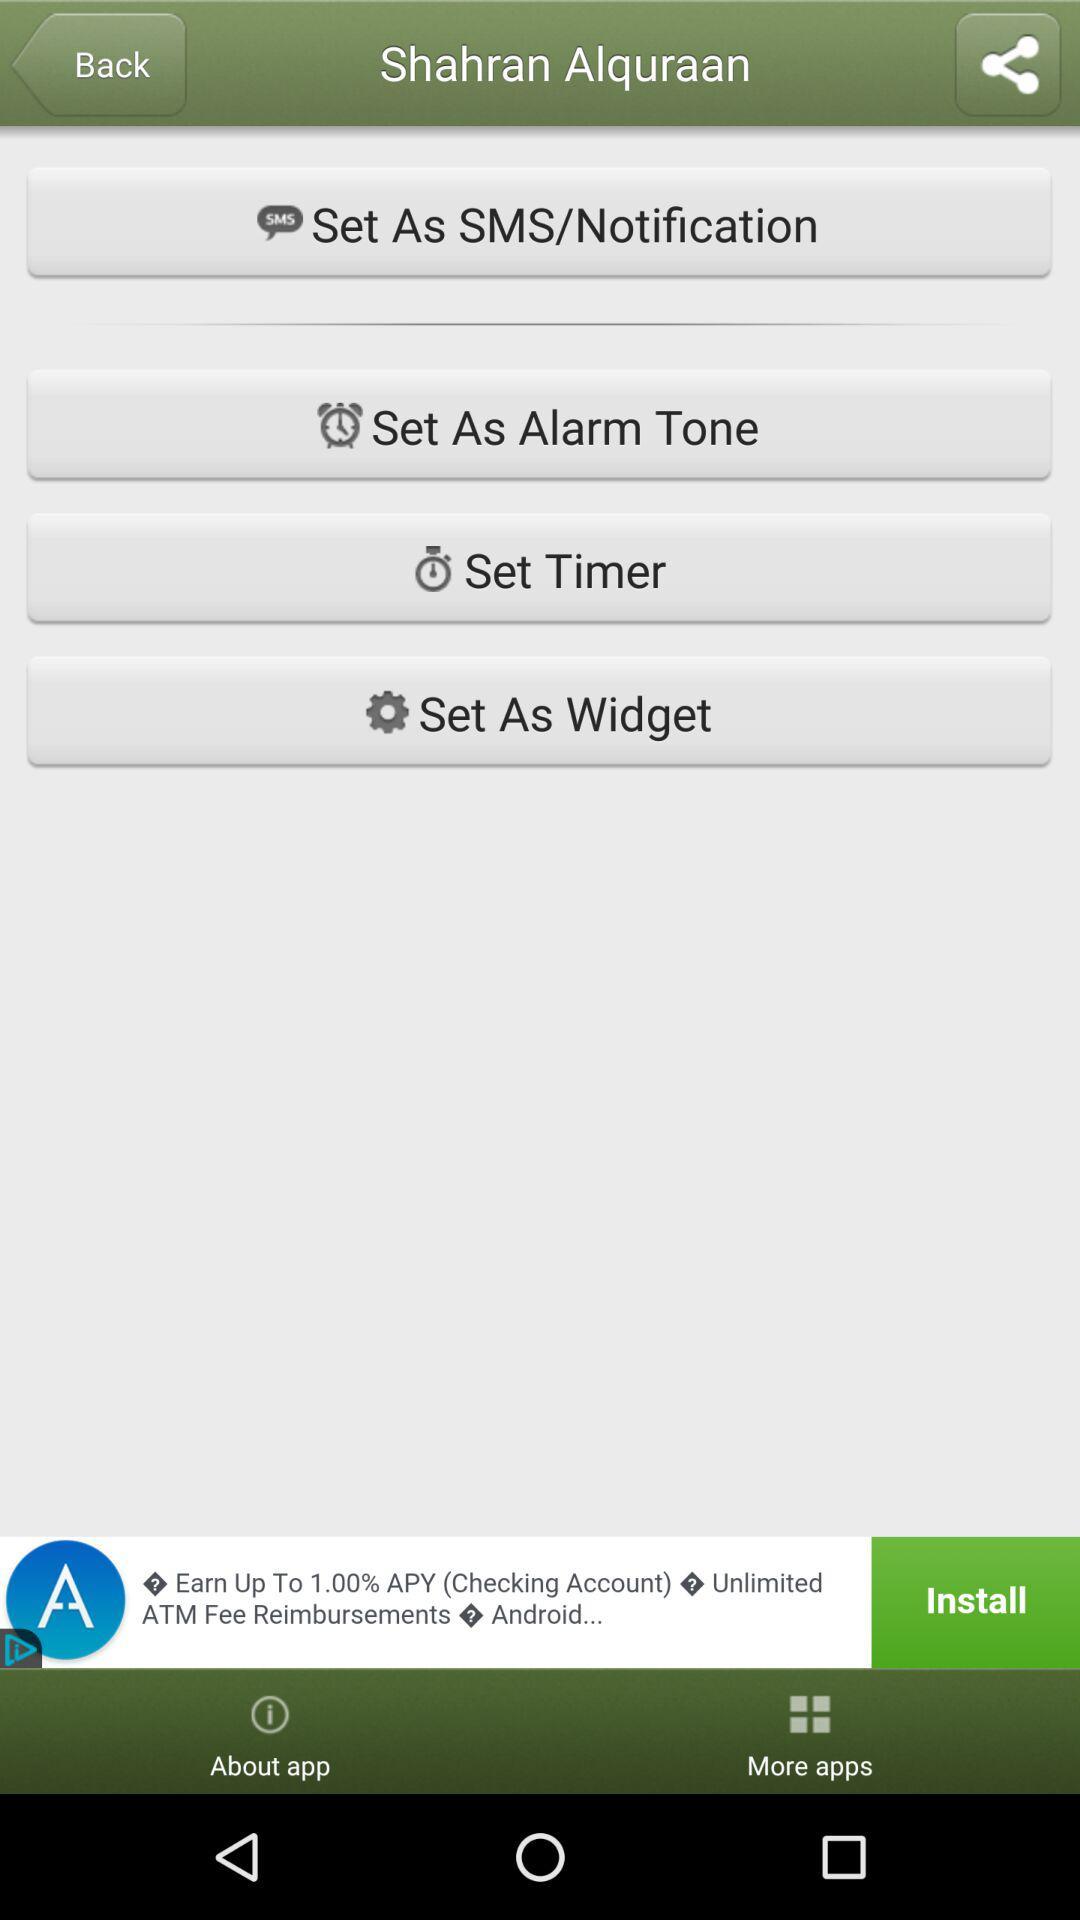 The width and height of the screenshot is (1080, 1920). Describe the element at coordinates (1007, 66) in the screenshot. I see `share button` at that location.